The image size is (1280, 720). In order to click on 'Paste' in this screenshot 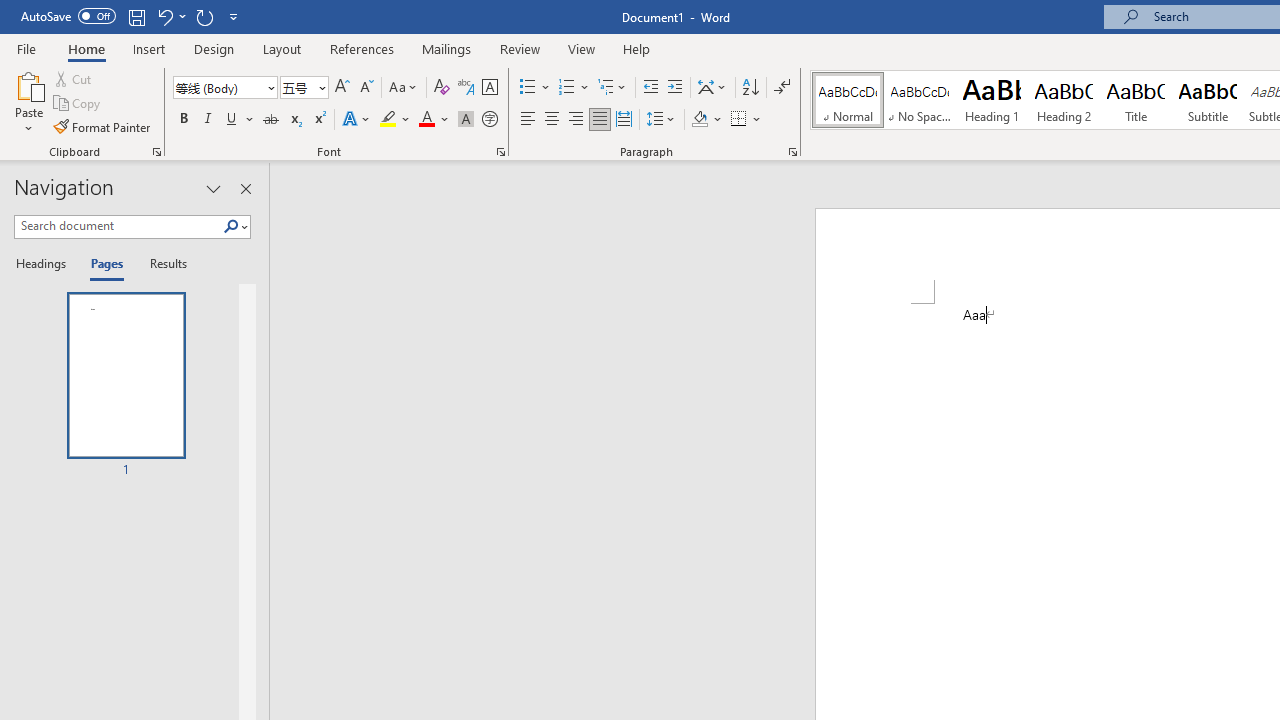, I will do `click(28, 84)`.